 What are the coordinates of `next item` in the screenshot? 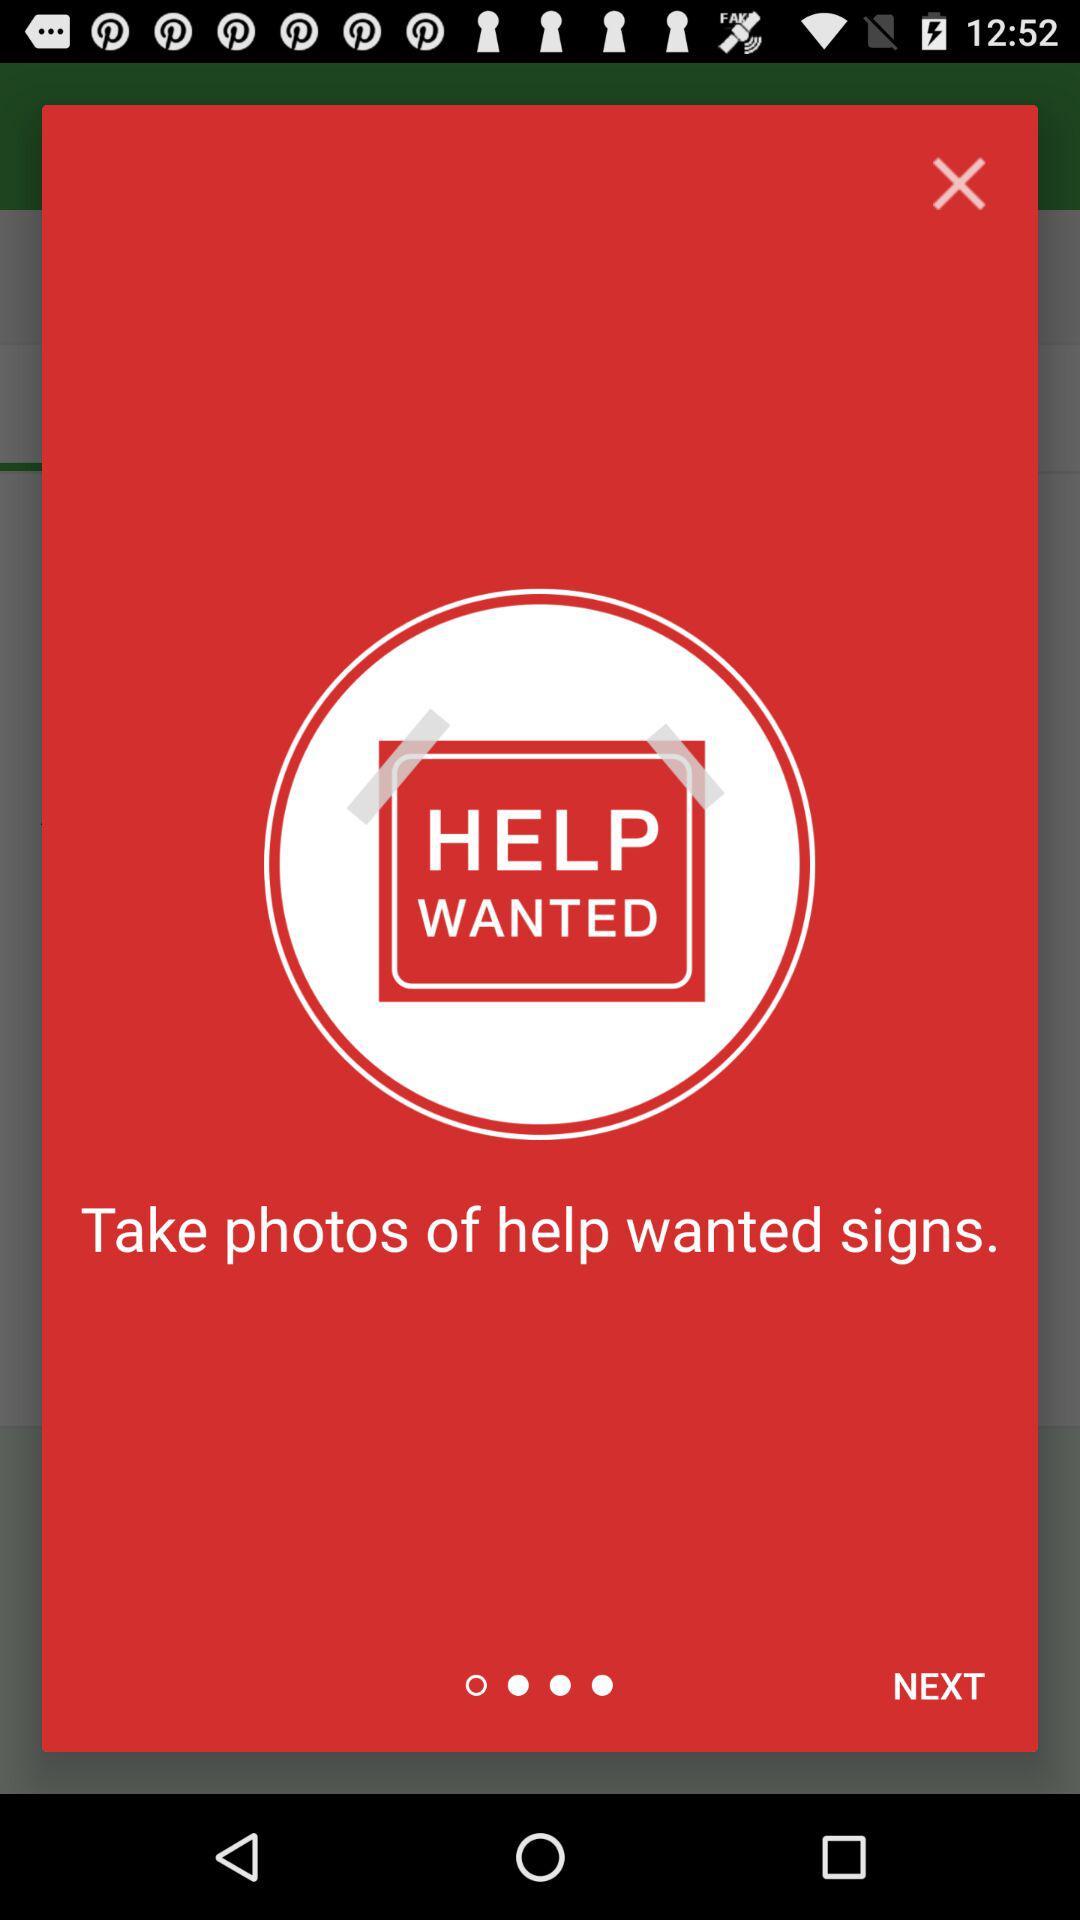 It's located at (938, 1684).